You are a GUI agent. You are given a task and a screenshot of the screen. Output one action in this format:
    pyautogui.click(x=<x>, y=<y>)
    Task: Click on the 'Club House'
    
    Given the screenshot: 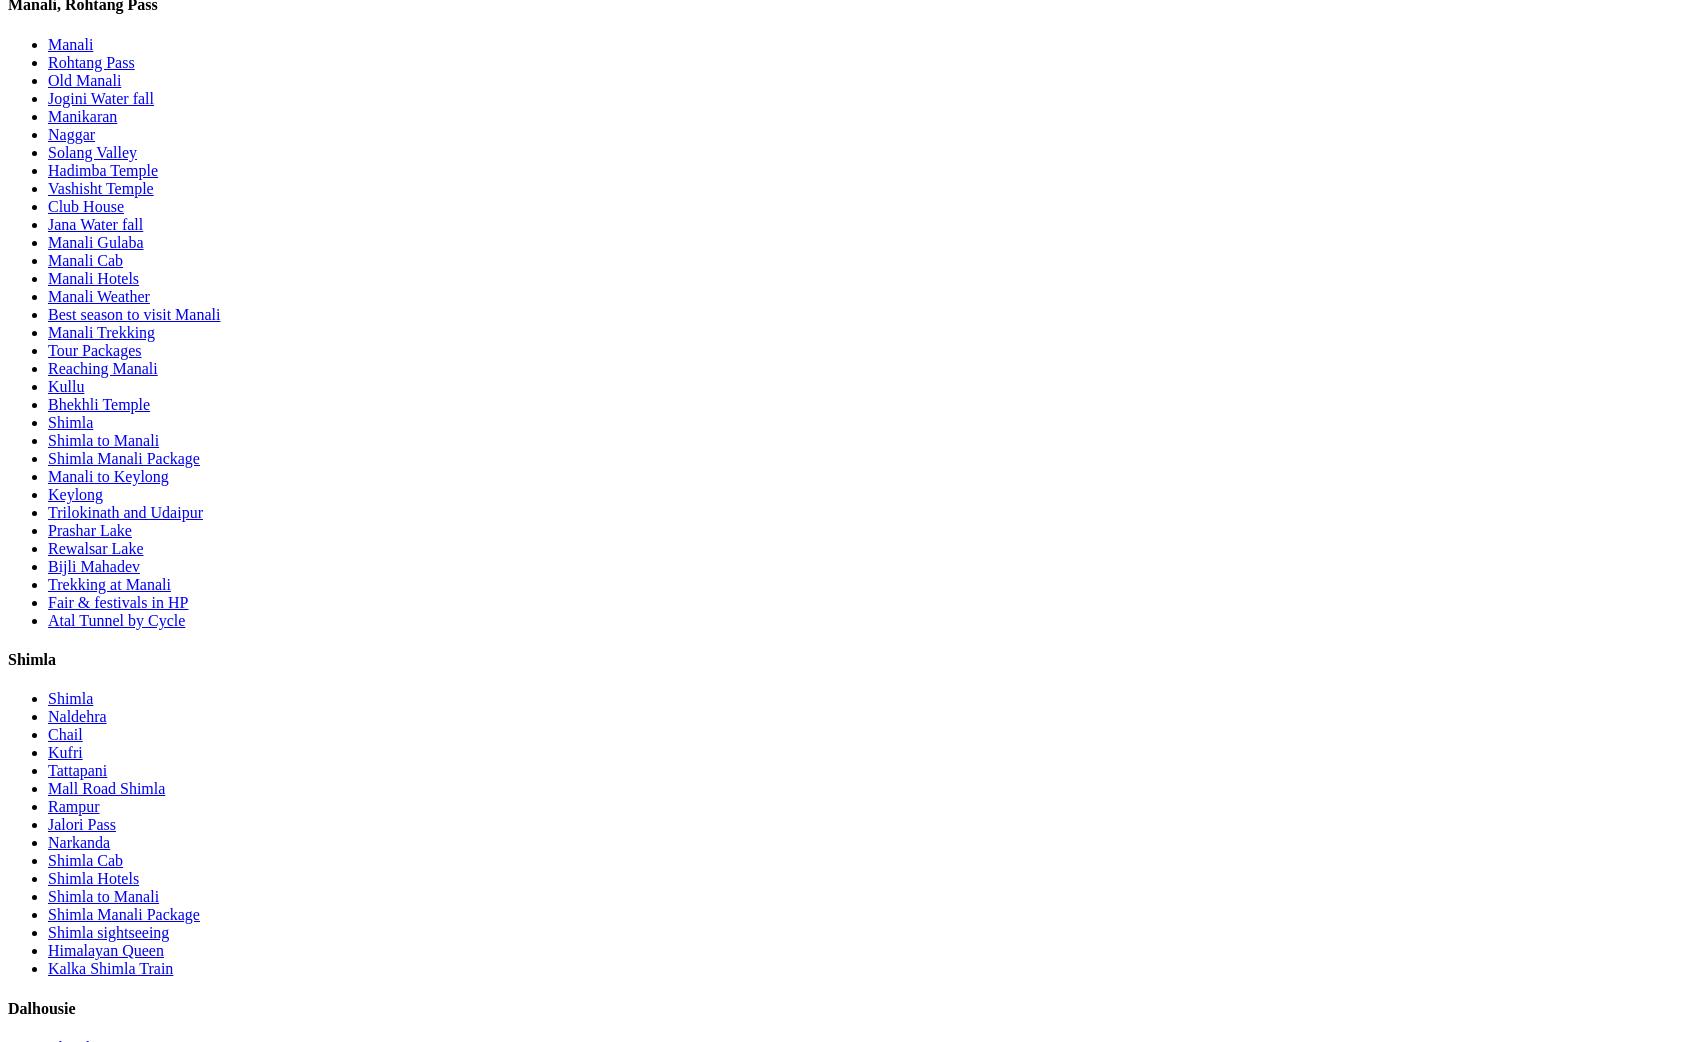 What is the action you would take?
    pyautogui.click(x=86, y=204)
    